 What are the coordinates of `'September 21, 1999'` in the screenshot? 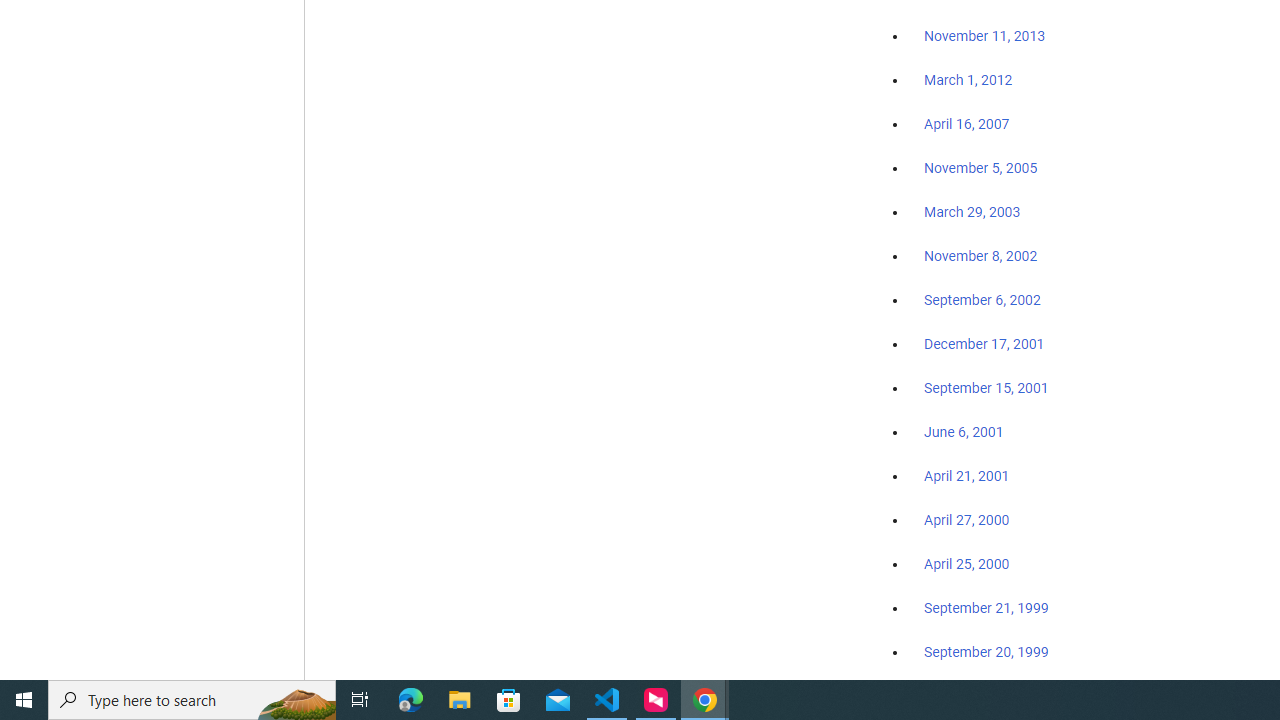 It's located at (986, 607).